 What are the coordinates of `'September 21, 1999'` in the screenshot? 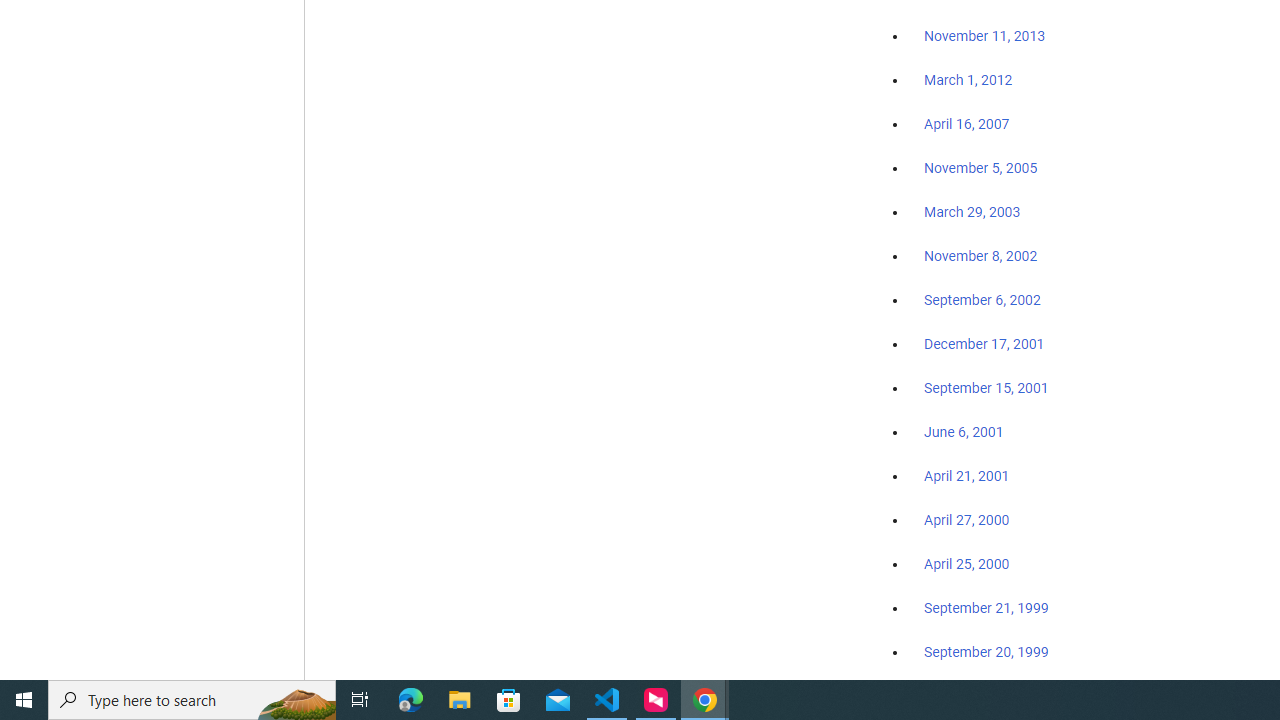 It's located at (986, 607).